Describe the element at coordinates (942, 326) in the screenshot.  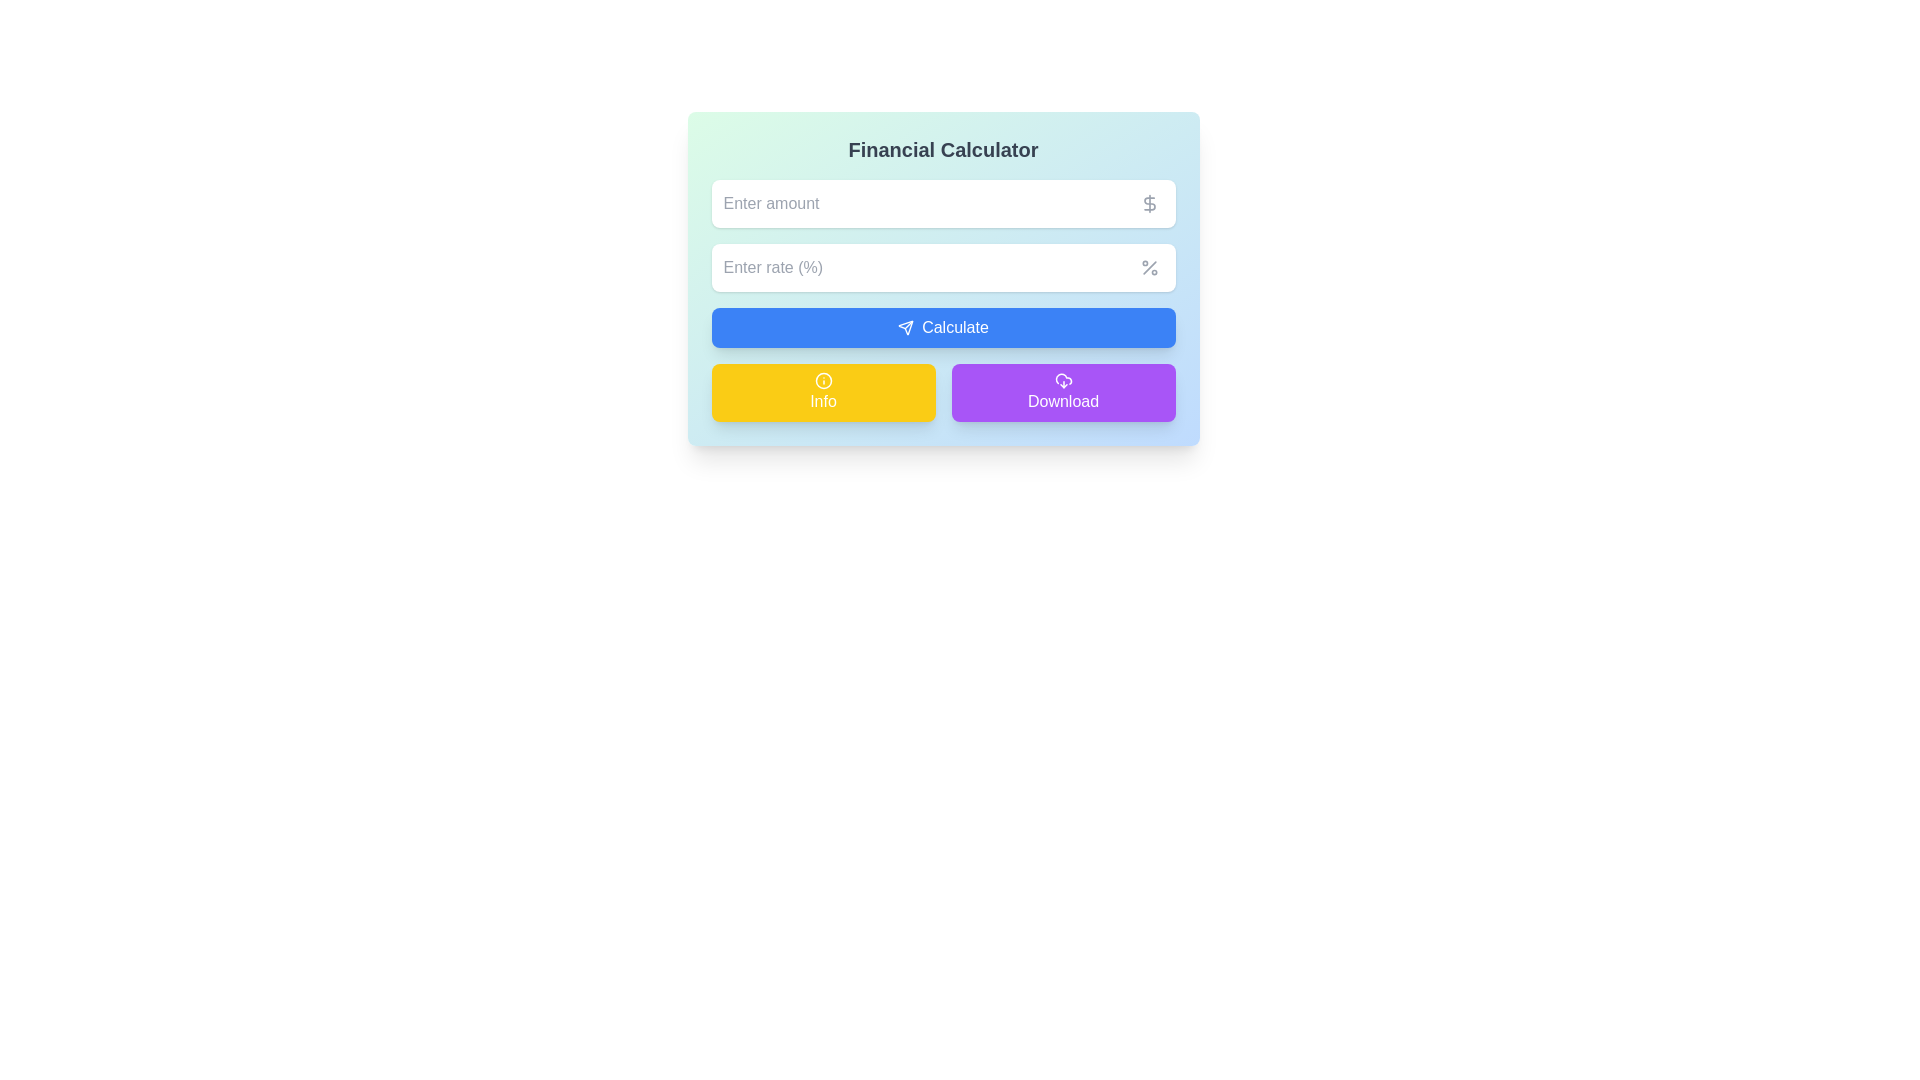
I see `the 'Calculate' button with a blue background and white text` at that location.